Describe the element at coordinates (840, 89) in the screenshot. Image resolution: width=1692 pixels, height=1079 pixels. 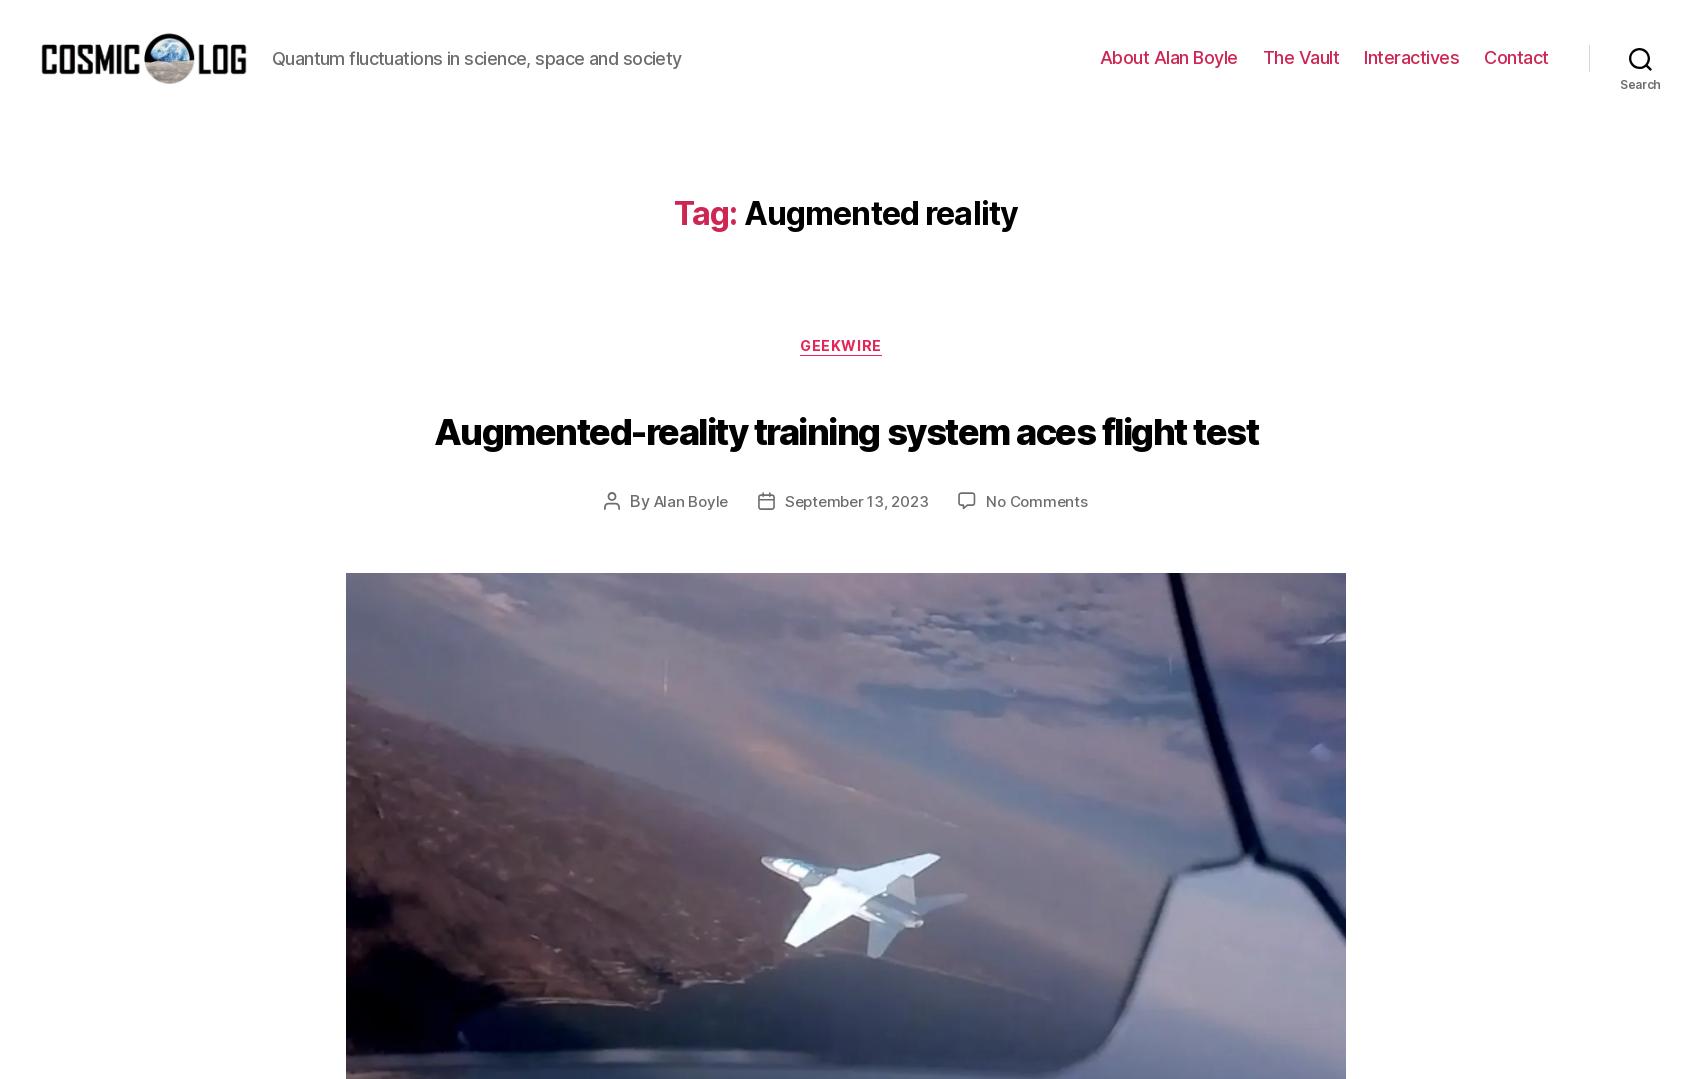
I see `'“The pathways through which we receive pain are the same pathways through which distraction travels,” computer scientist Amitabh Varshney told journalists last week during a tour of the university’s'` at that location.